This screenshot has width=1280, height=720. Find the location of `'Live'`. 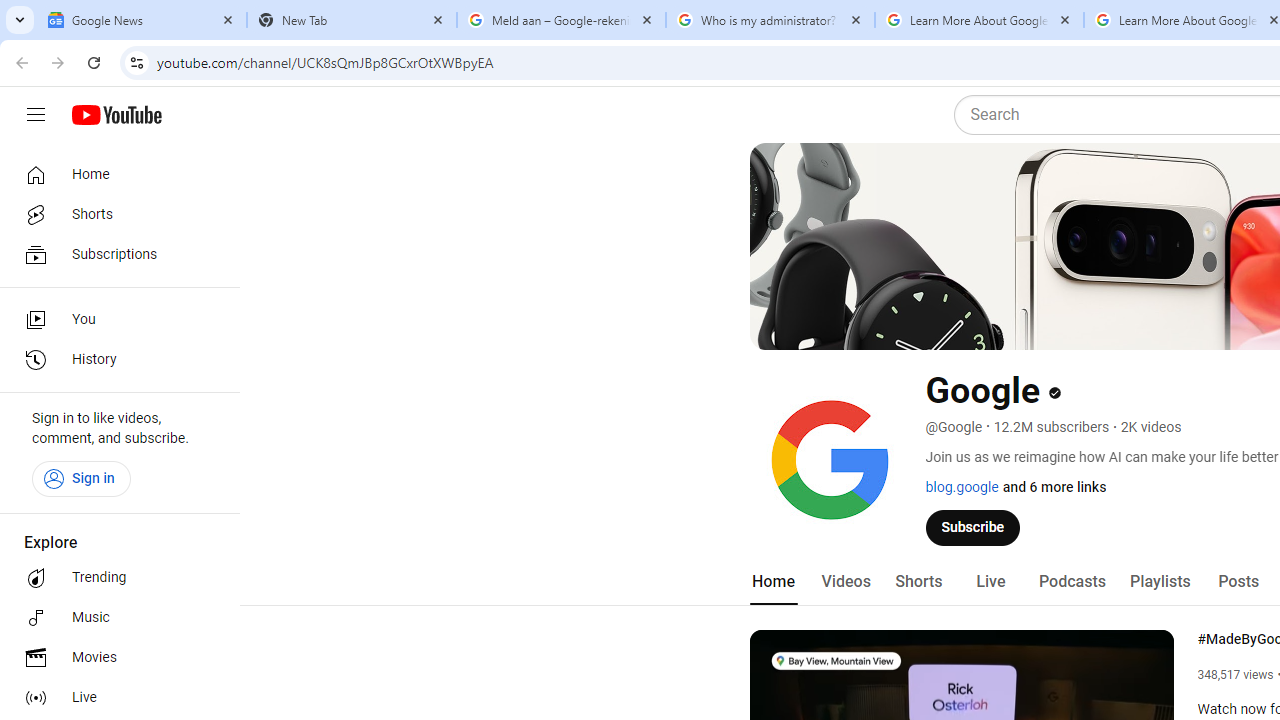

'Live' is located at coordinates (112, 697).